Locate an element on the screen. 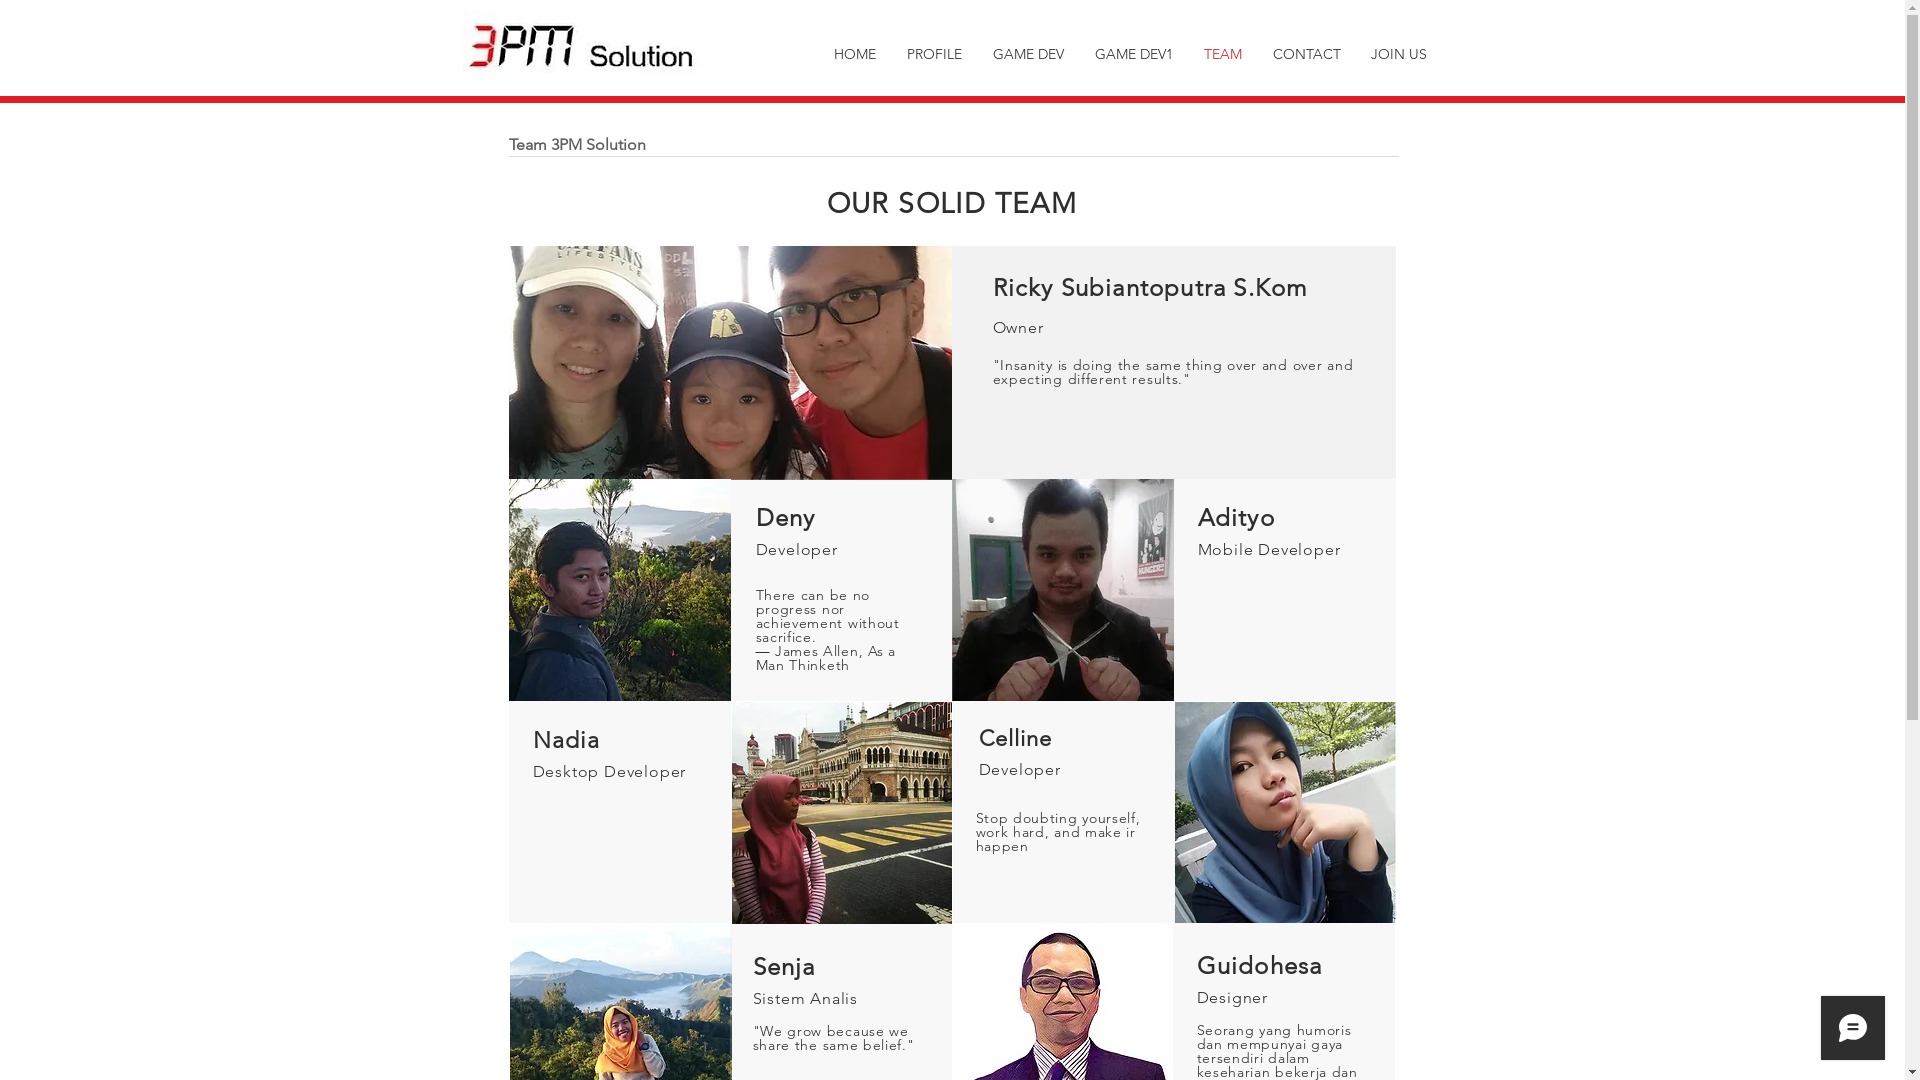  'HOME' is located at coordinates (854, 53).